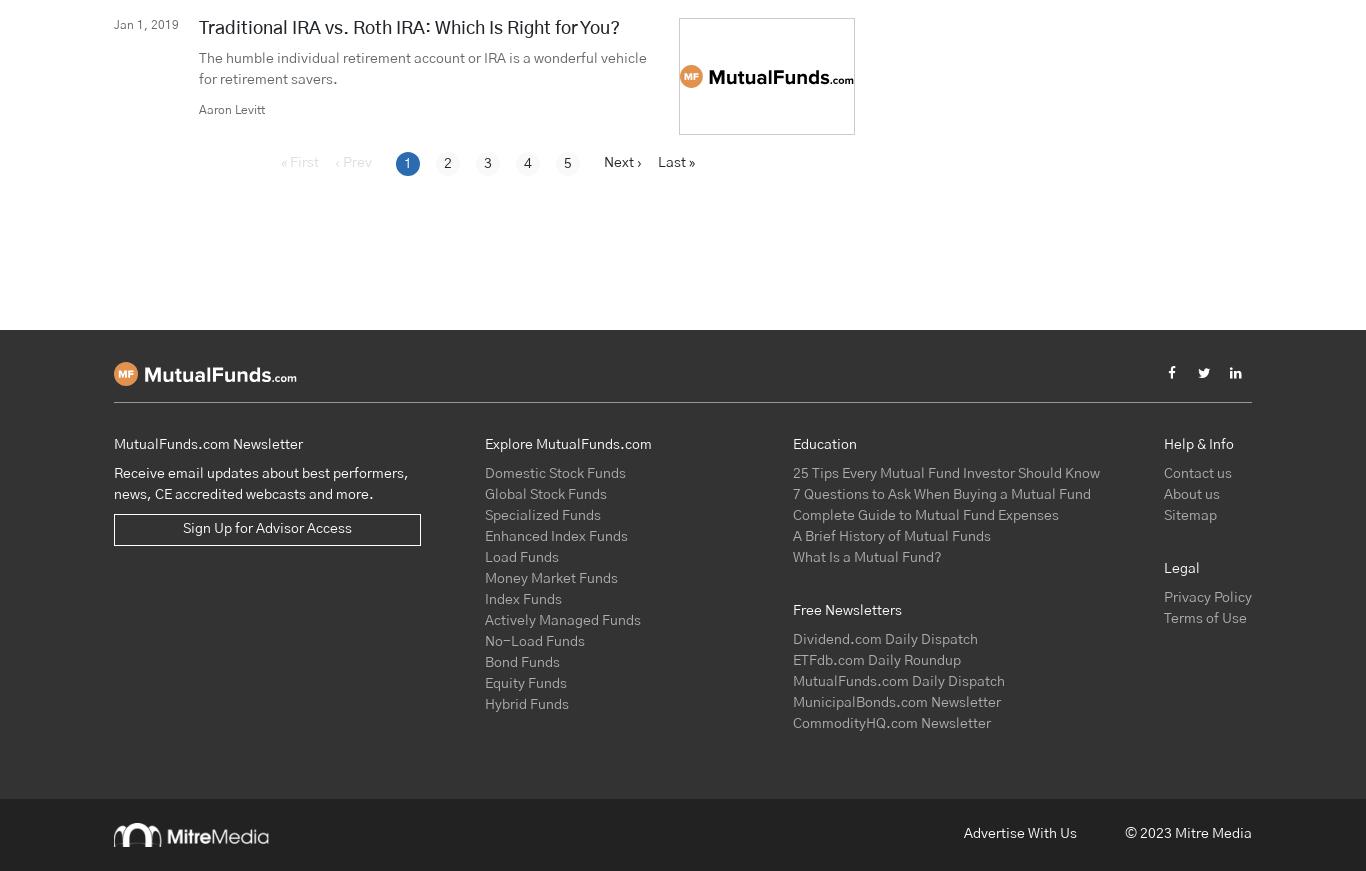 This screenshot has width=1366, height=871. Describe the element at coordinates (555, 473) in the screenshot. I see `'Domestic Stock Funds'` at that location.